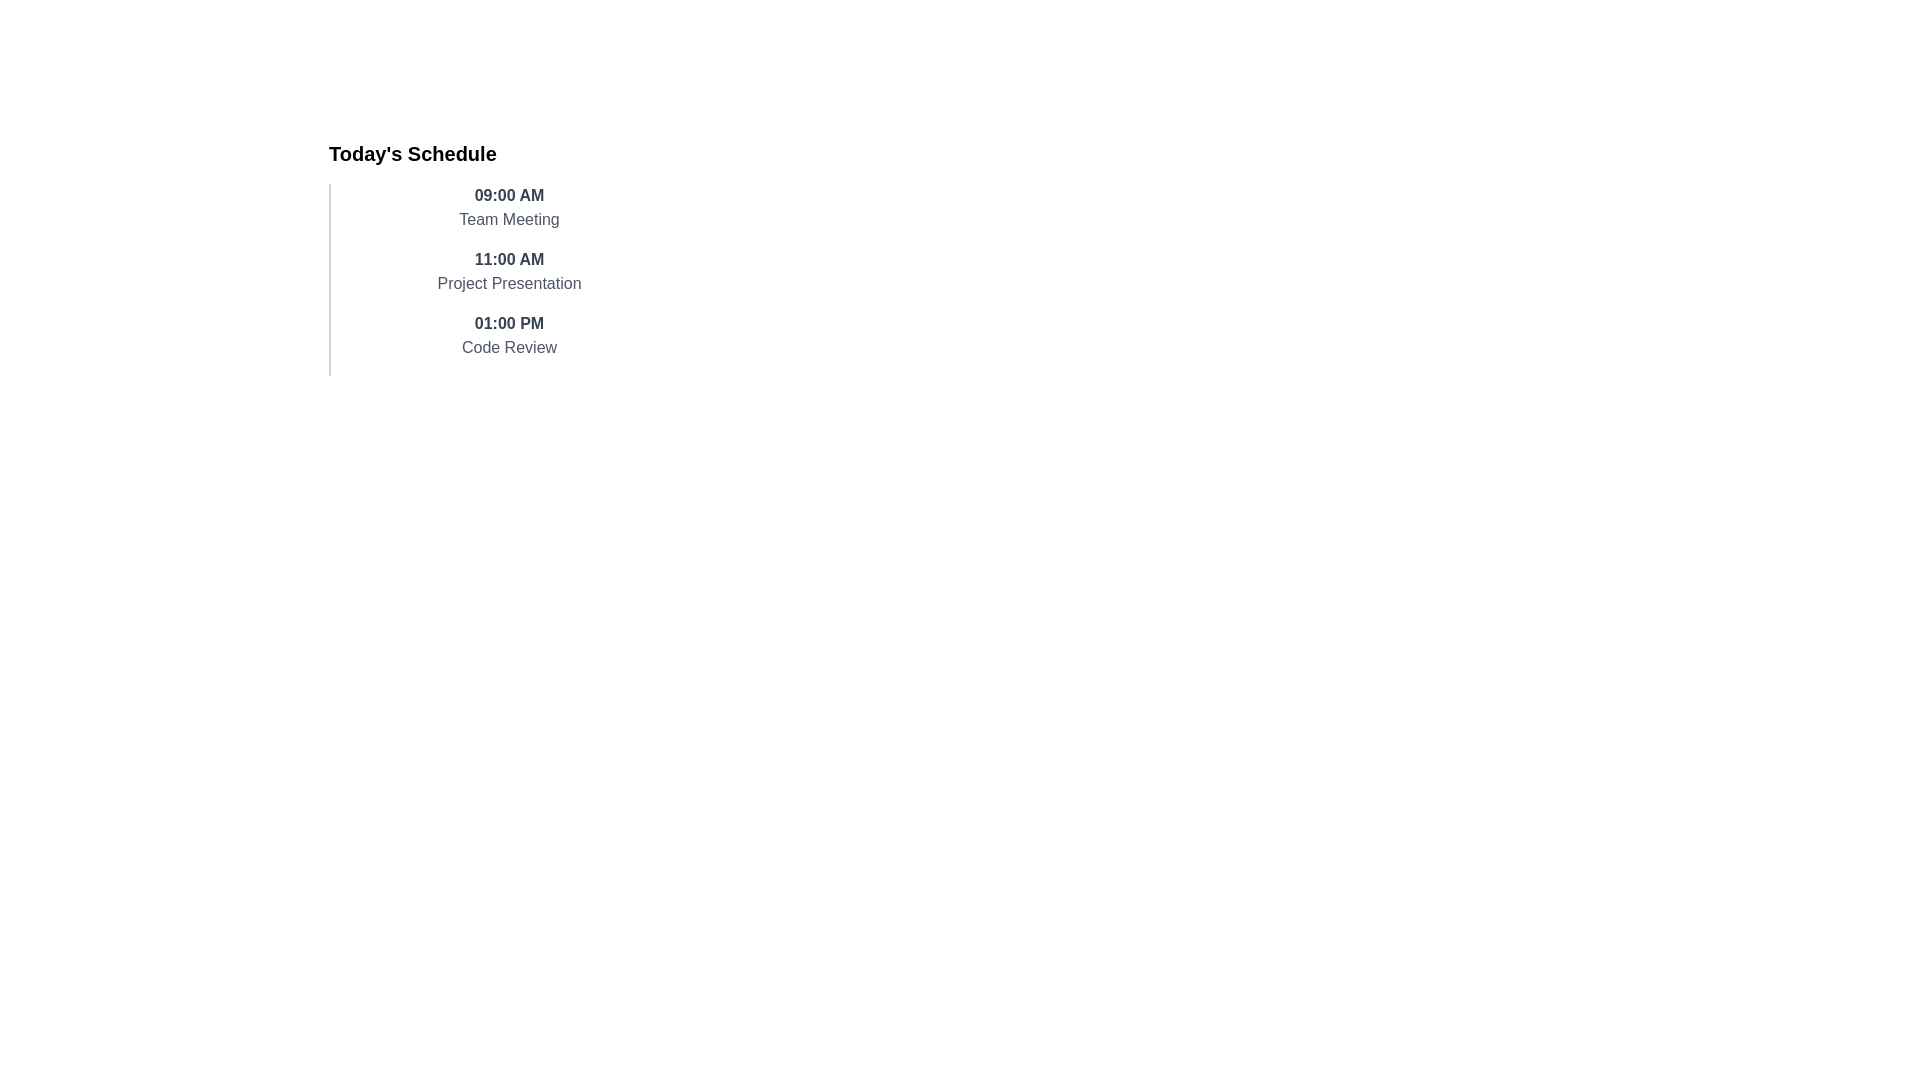  Describe the element at coordinates (509, 208) in the screenshot. I see `the text block displaying '09:00 AM' and 'Team Meeting'` at that location.